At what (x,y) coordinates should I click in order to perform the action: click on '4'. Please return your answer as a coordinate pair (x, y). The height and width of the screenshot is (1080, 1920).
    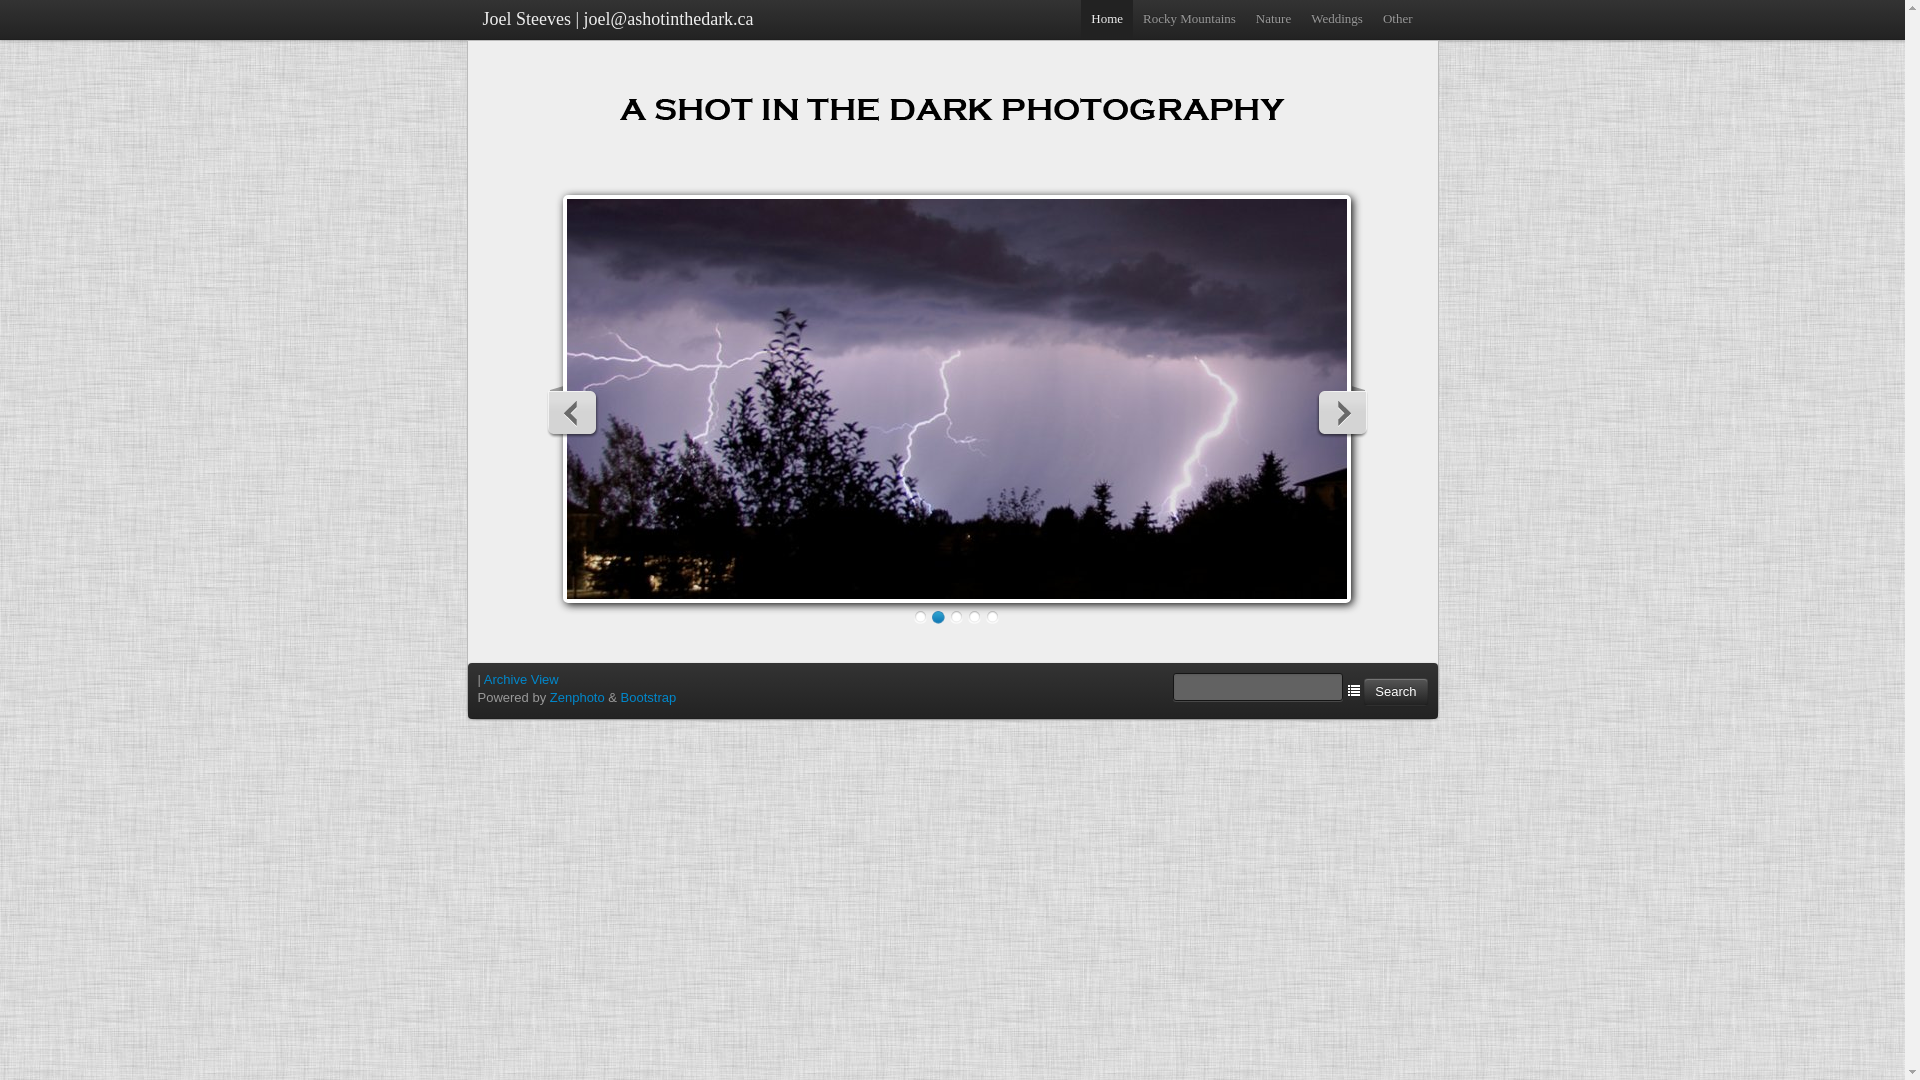
    Looking at the image, I should click on (974, 616).